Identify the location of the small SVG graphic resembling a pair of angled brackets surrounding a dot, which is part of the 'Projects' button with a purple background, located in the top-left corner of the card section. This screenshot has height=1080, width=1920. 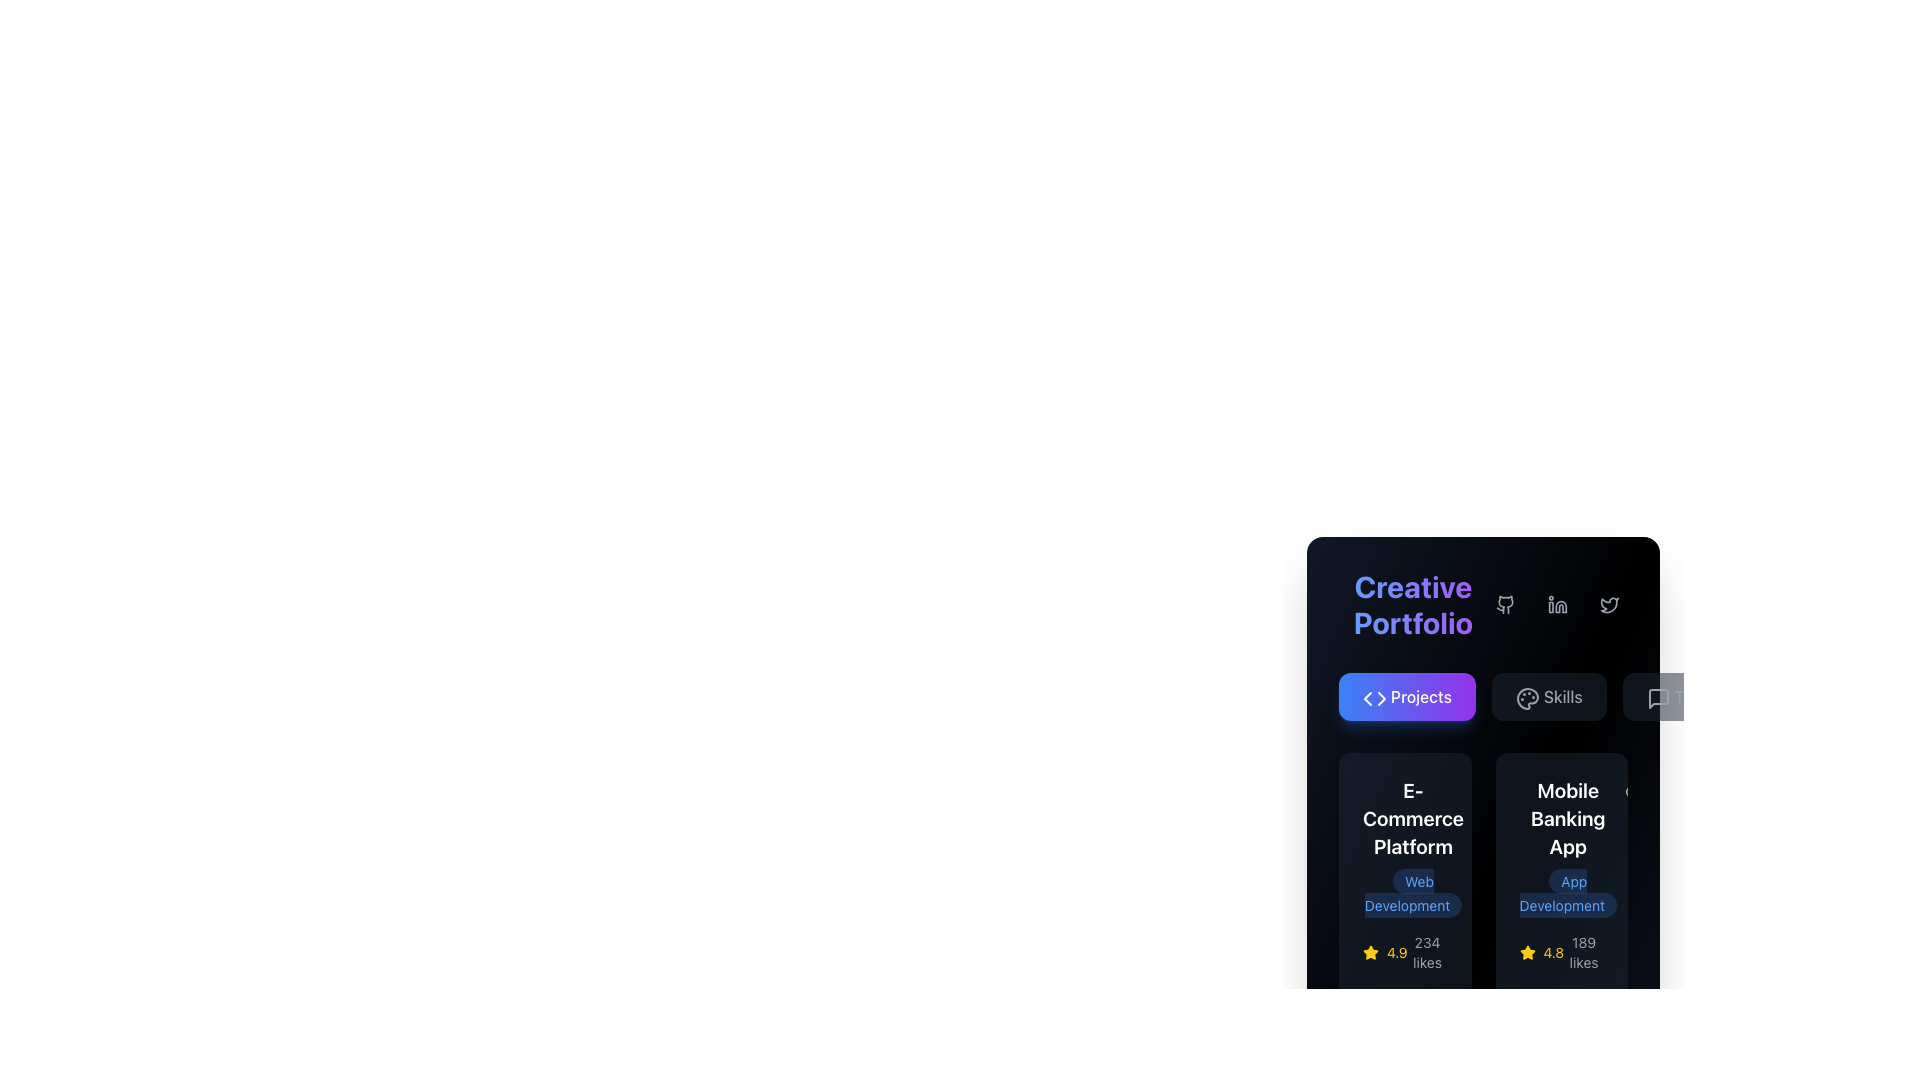
(1373, 697).